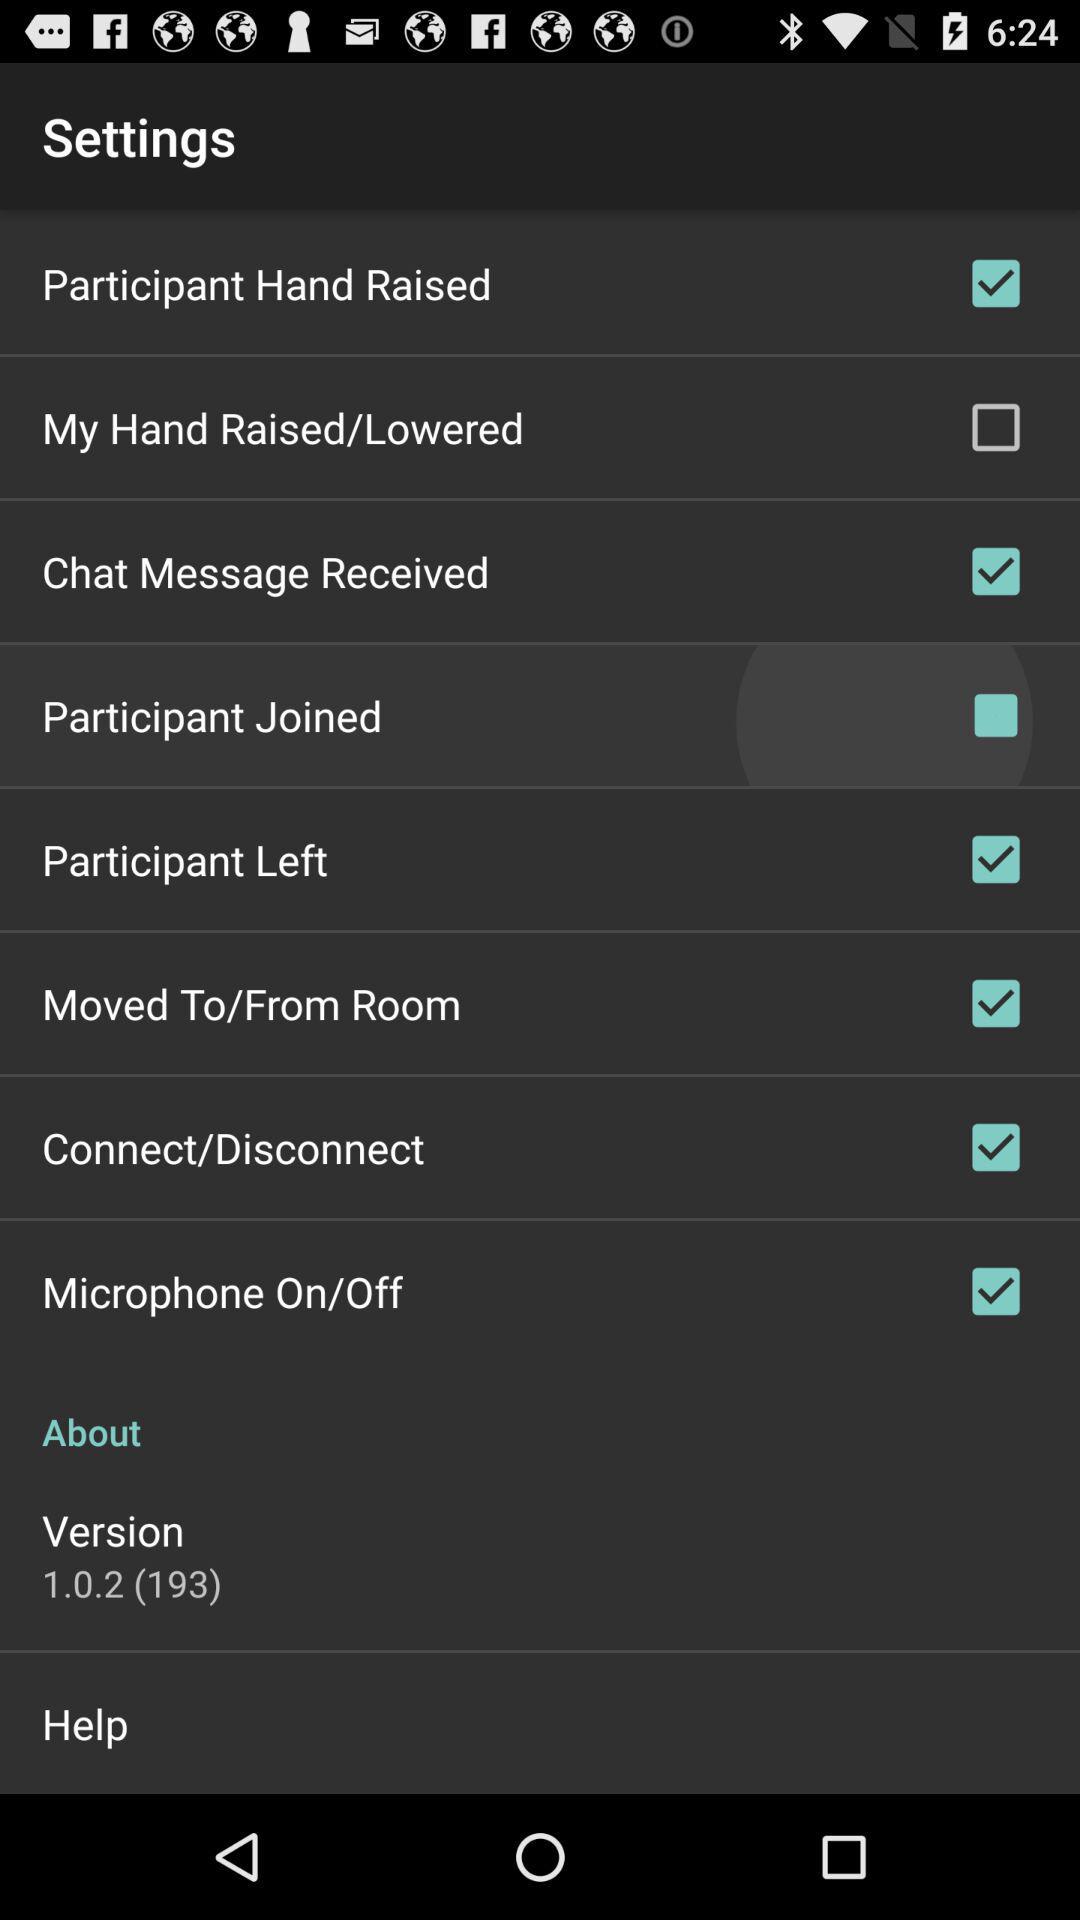 This screenshot has height=1920, width=1080. Describe the element at coordinates (232, 1147) in the screenshot. I see `item below moved to from app` at that location.